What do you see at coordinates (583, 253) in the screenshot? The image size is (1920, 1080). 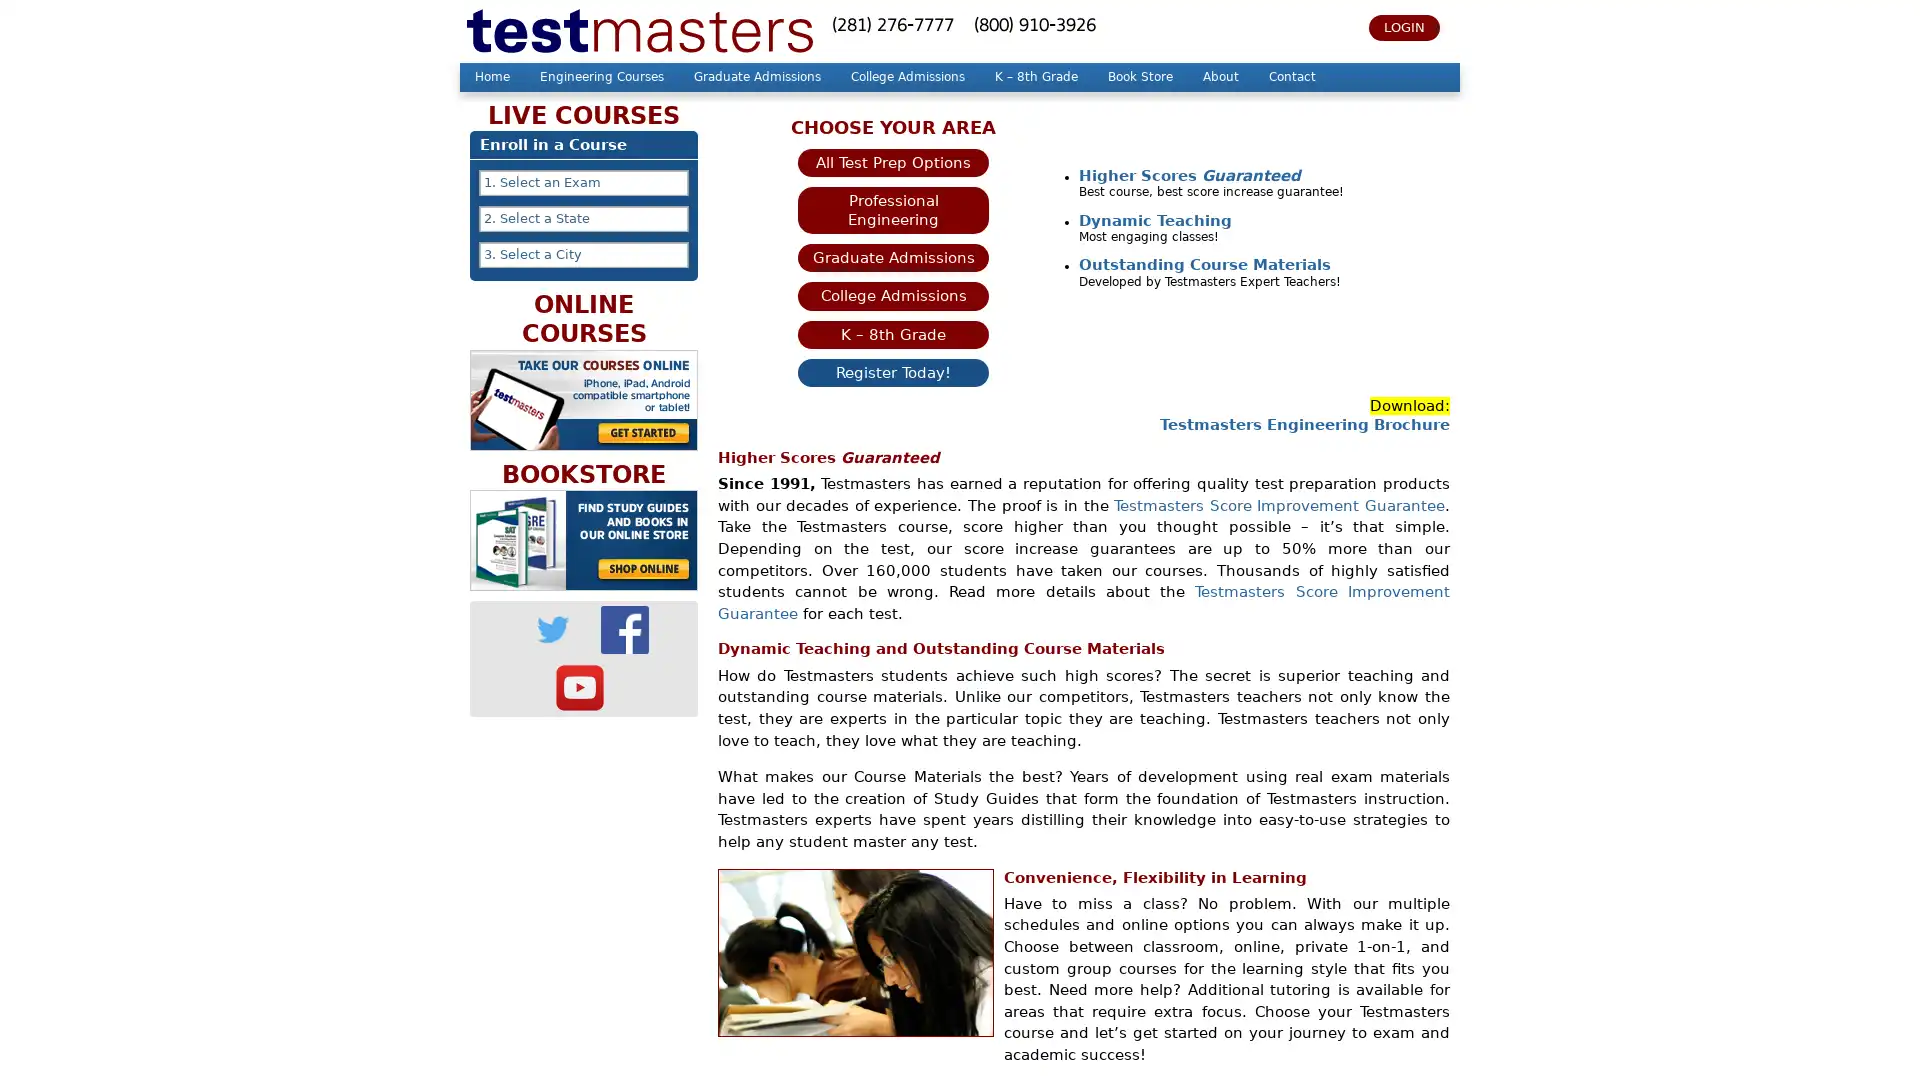 I see `3. Select a City` at bounding box center [583, 253].